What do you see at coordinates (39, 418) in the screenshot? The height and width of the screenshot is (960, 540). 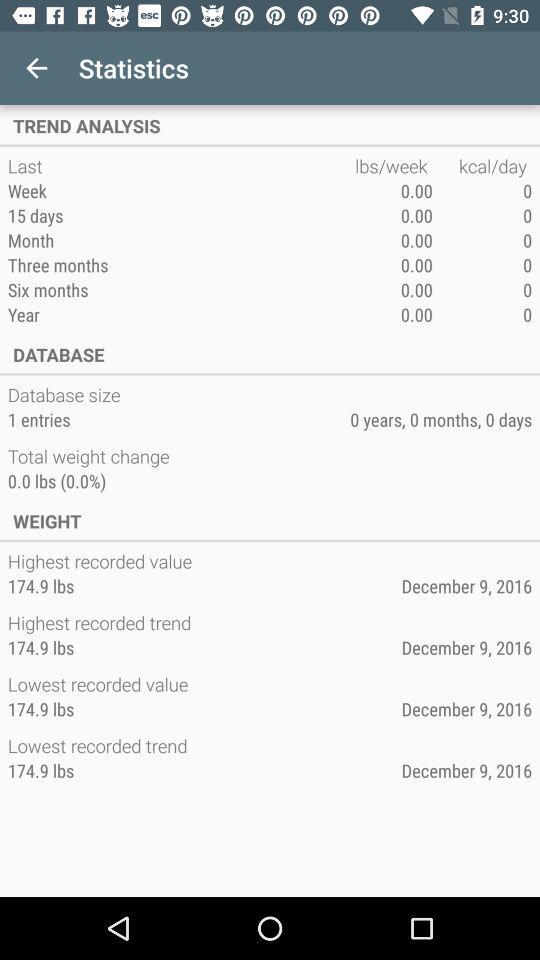 I see `icon below the database size` at bounding box center [39, 418].